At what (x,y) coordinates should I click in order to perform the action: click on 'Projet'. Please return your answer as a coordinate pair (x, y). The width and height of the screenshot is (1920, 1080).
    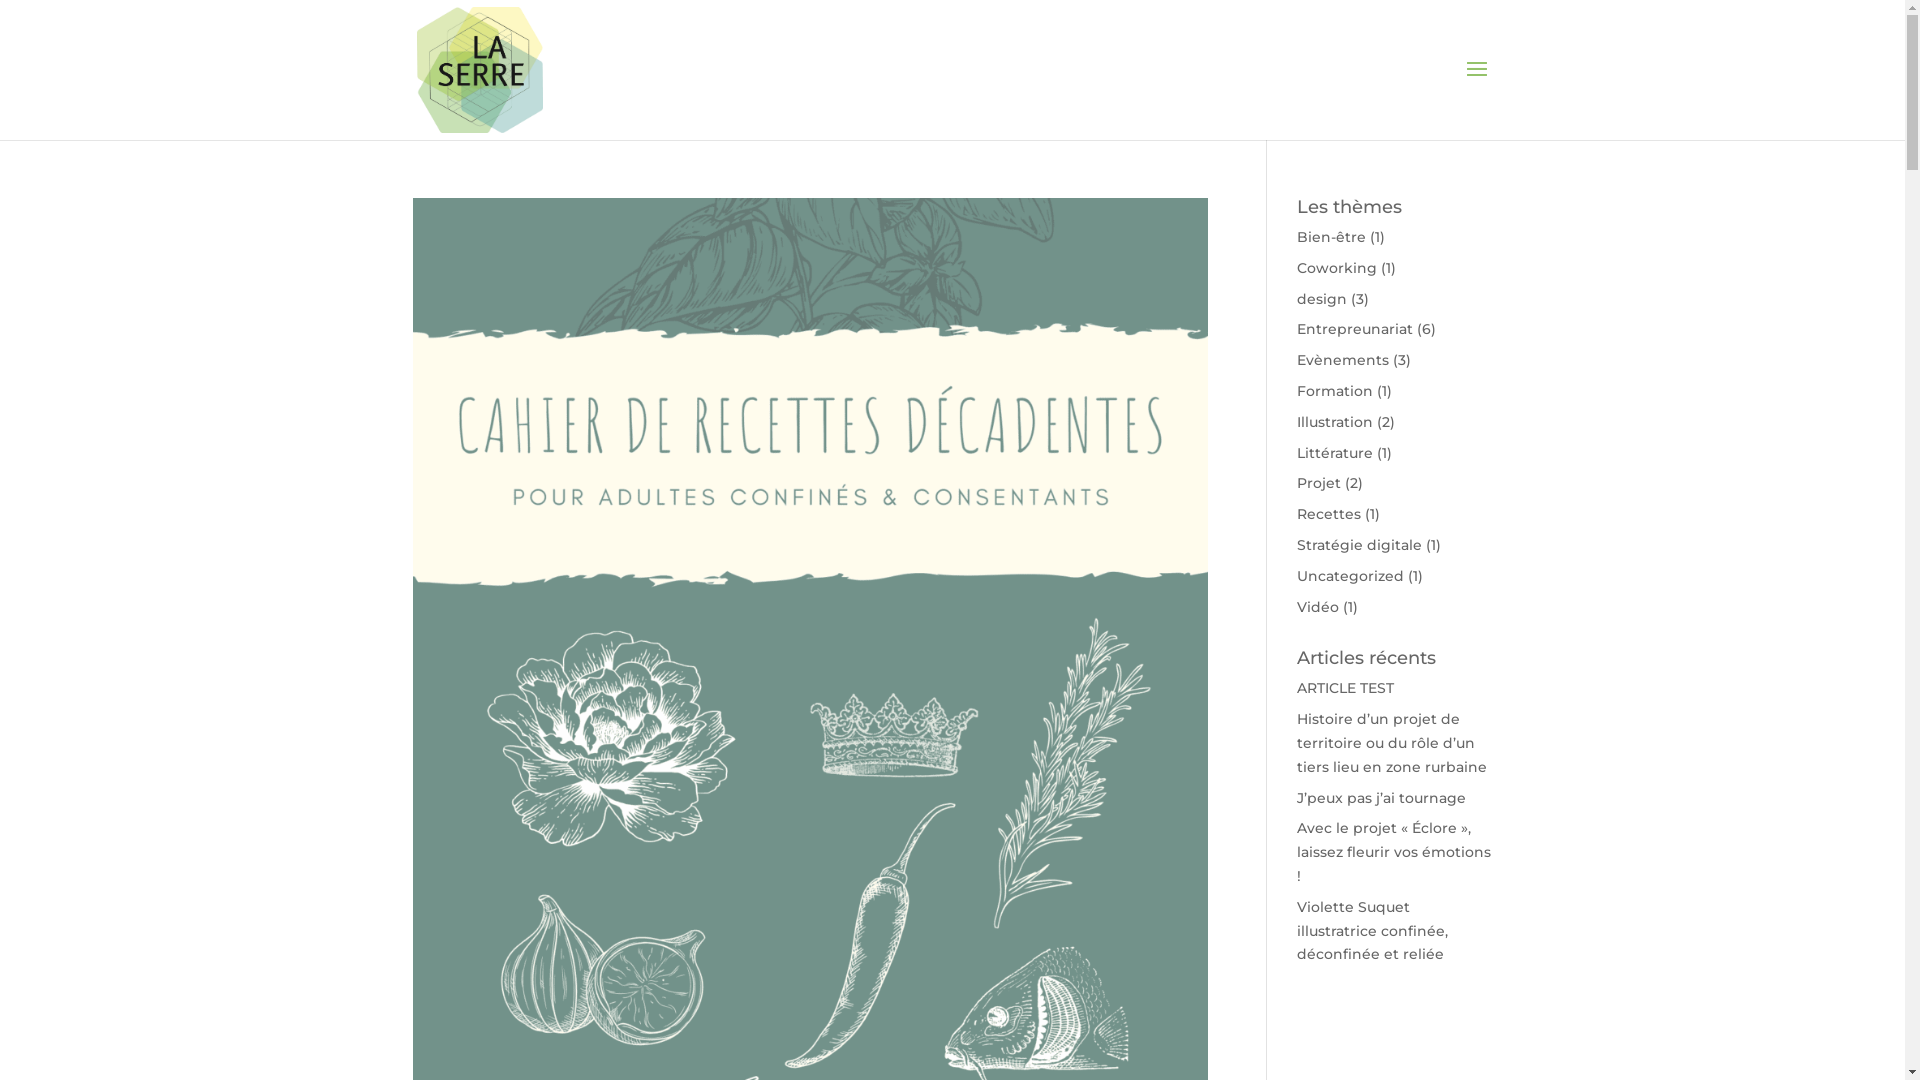
    Looking at the image, I should click on (1319, 482).